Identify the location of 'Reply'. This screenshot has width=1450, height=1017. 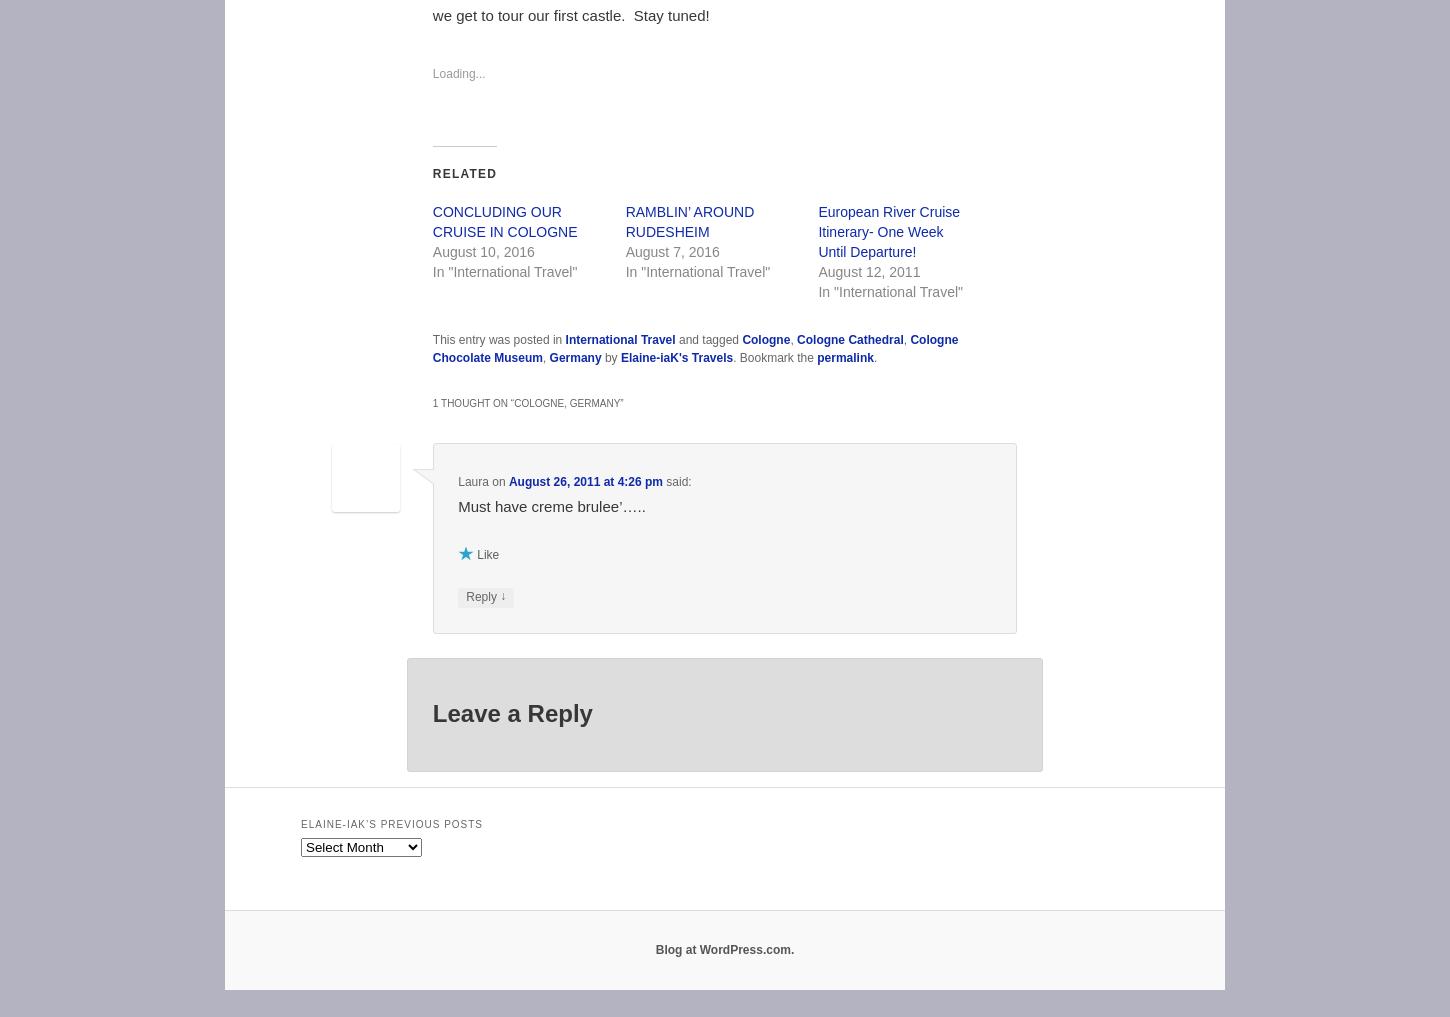
(481, 595).